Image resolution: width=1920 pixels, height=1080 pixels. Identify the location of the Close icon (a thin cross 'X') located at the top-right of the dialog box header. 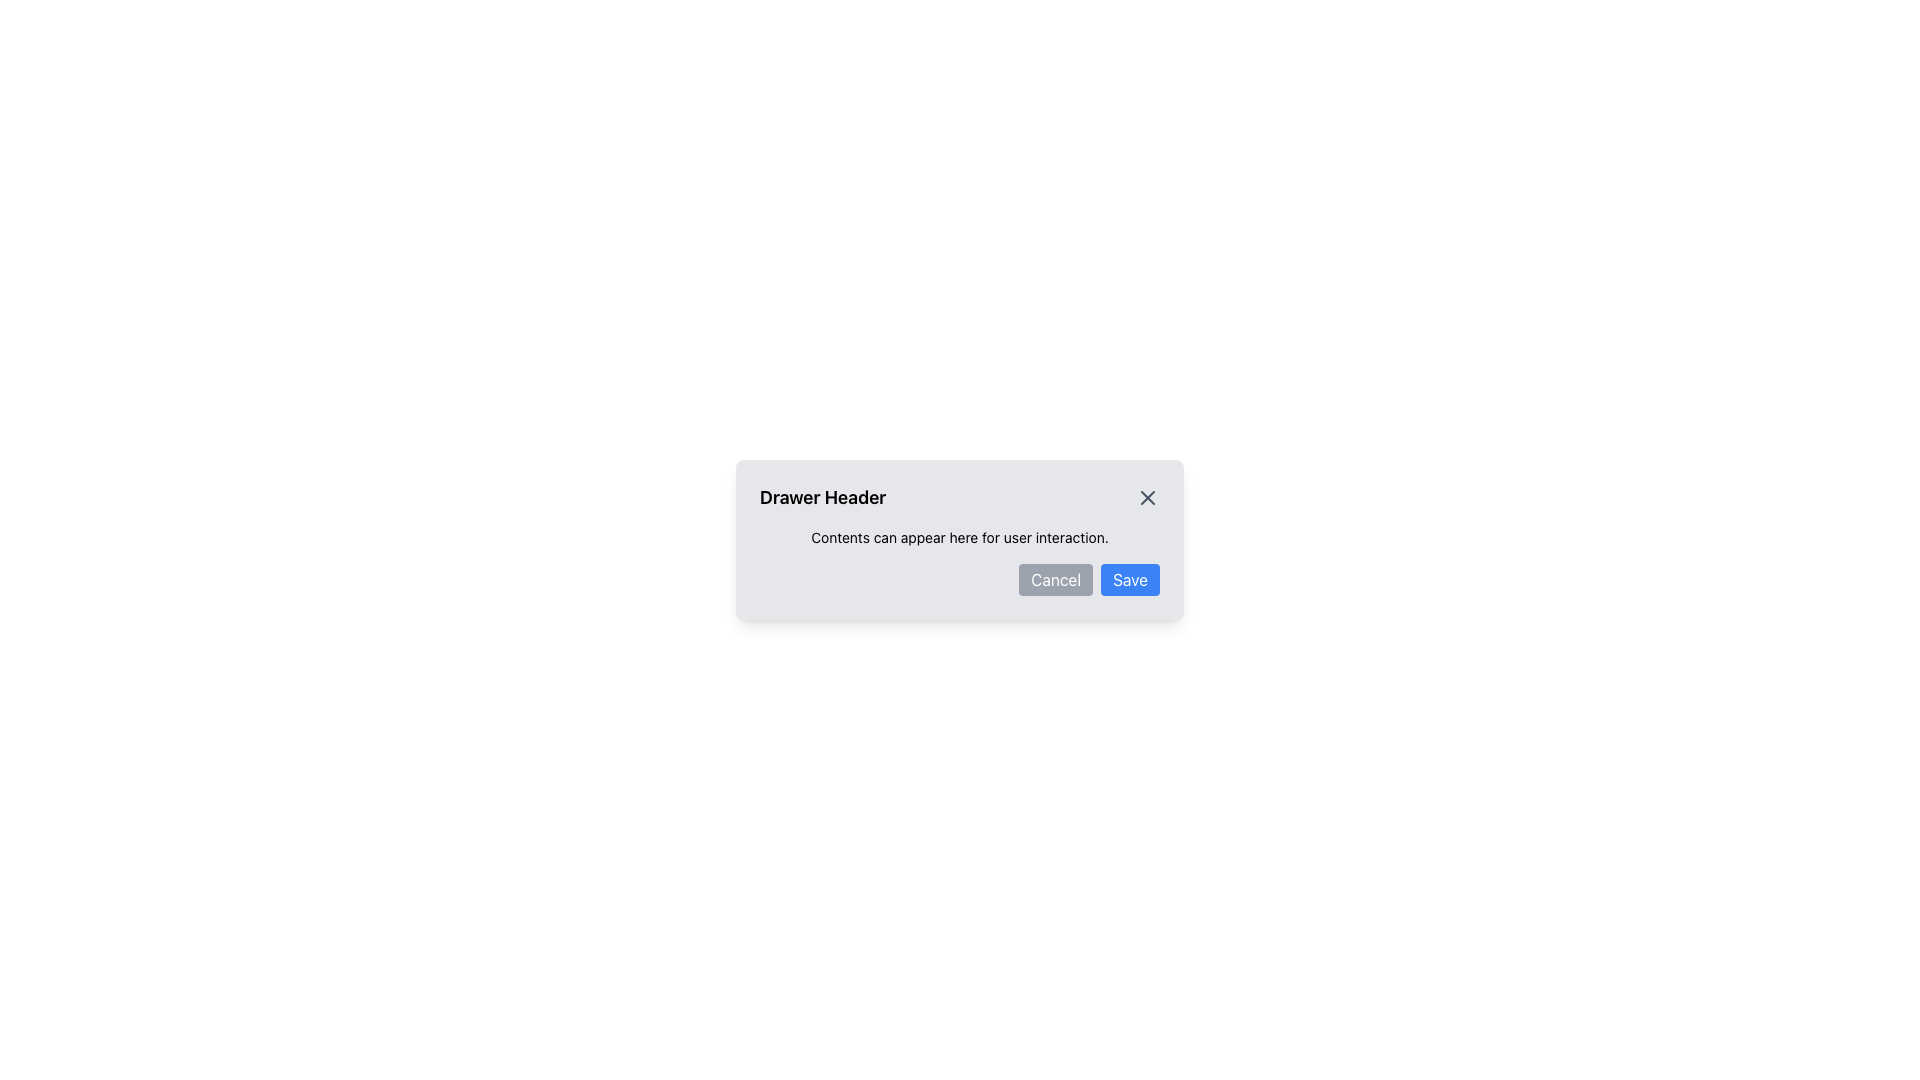
(1147, 496).